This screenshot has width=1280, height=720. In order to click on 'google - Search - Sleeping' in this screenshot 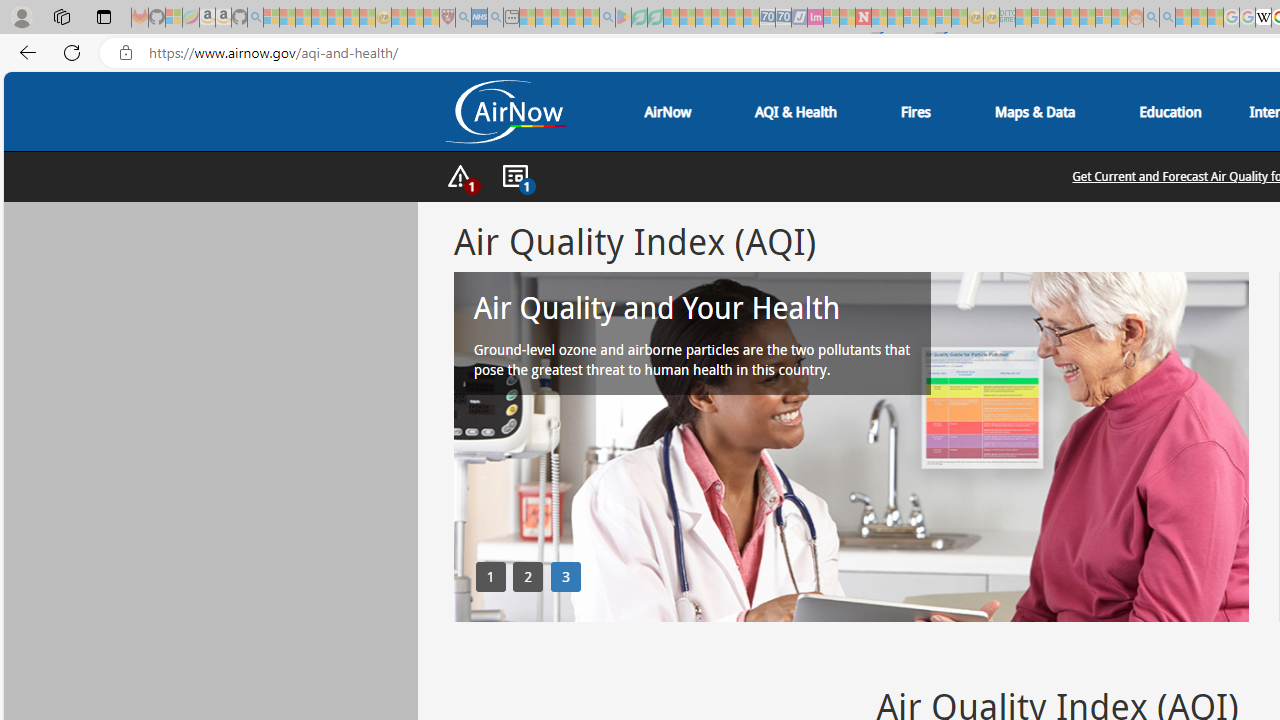, I will do `click(607, 17)`.